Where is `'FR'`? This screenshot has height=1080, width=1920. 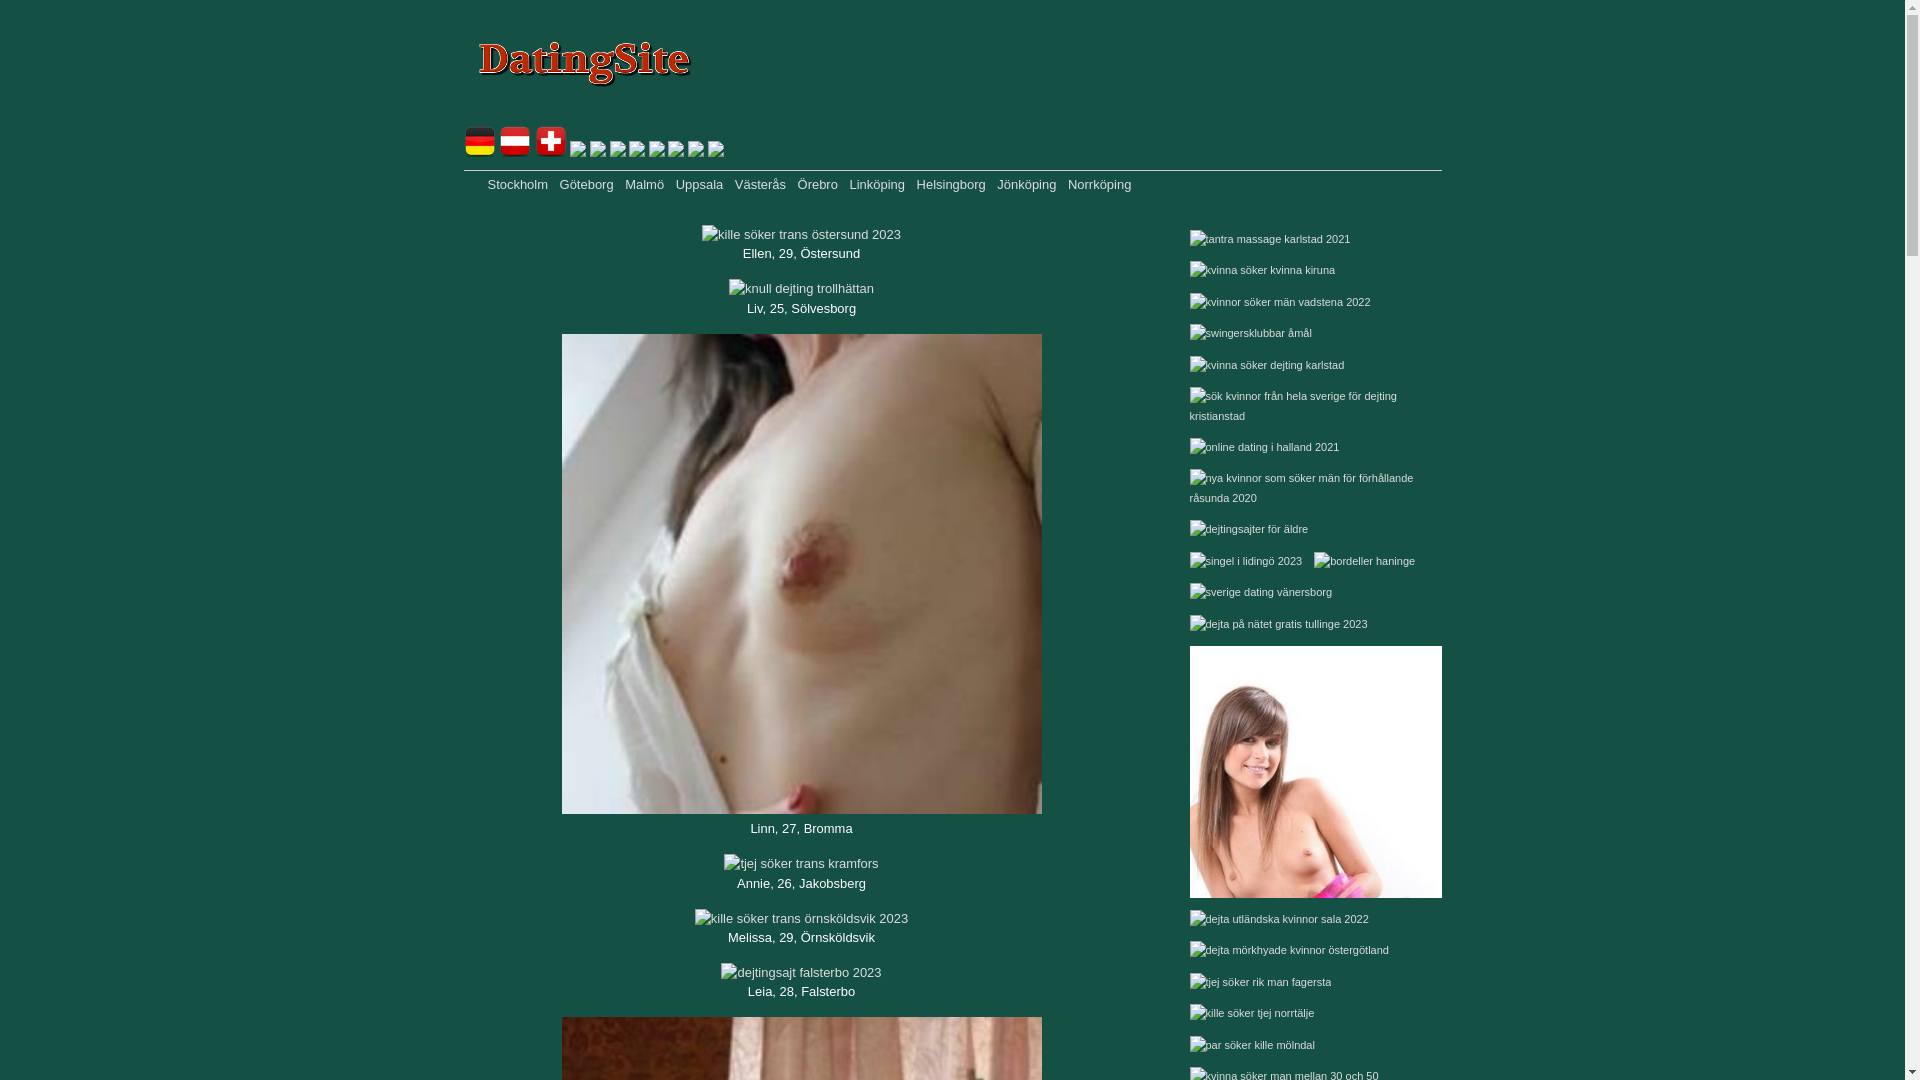 'FR' is located at coordinates (576, 151).